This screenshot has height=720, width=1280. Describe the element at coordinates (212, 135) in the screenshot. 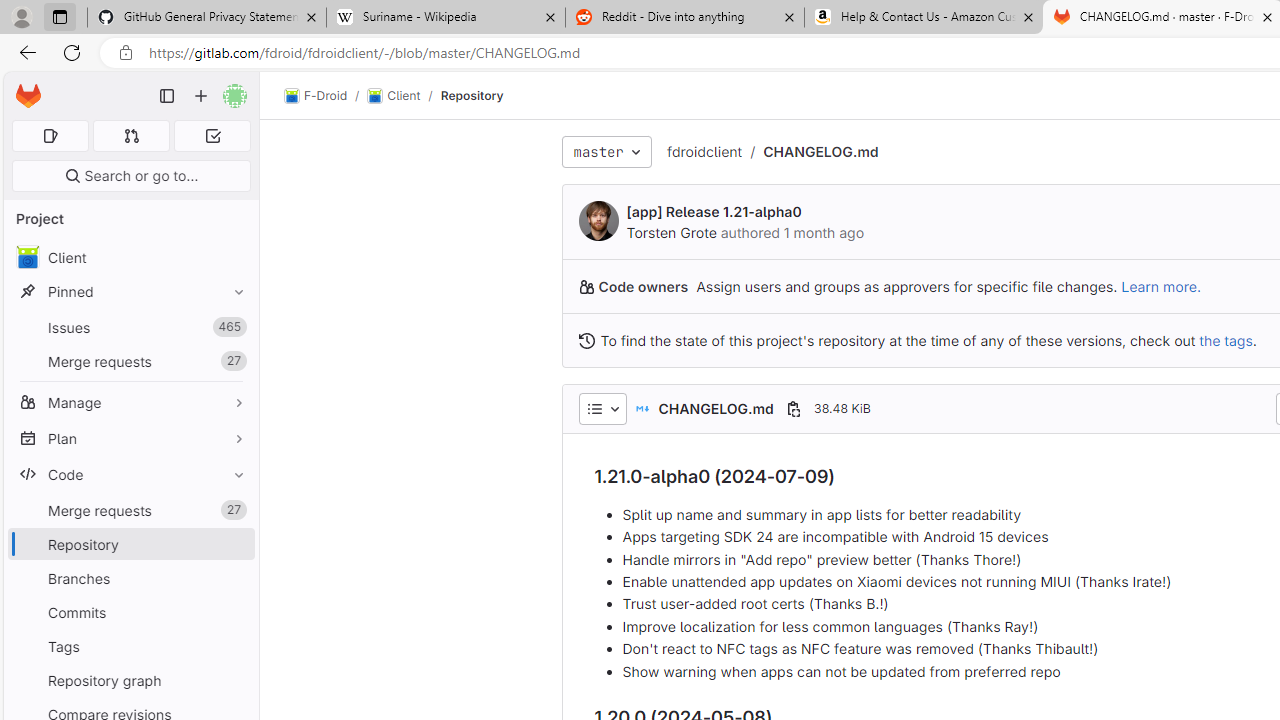

I see `'To-Do list 0'` at that location.